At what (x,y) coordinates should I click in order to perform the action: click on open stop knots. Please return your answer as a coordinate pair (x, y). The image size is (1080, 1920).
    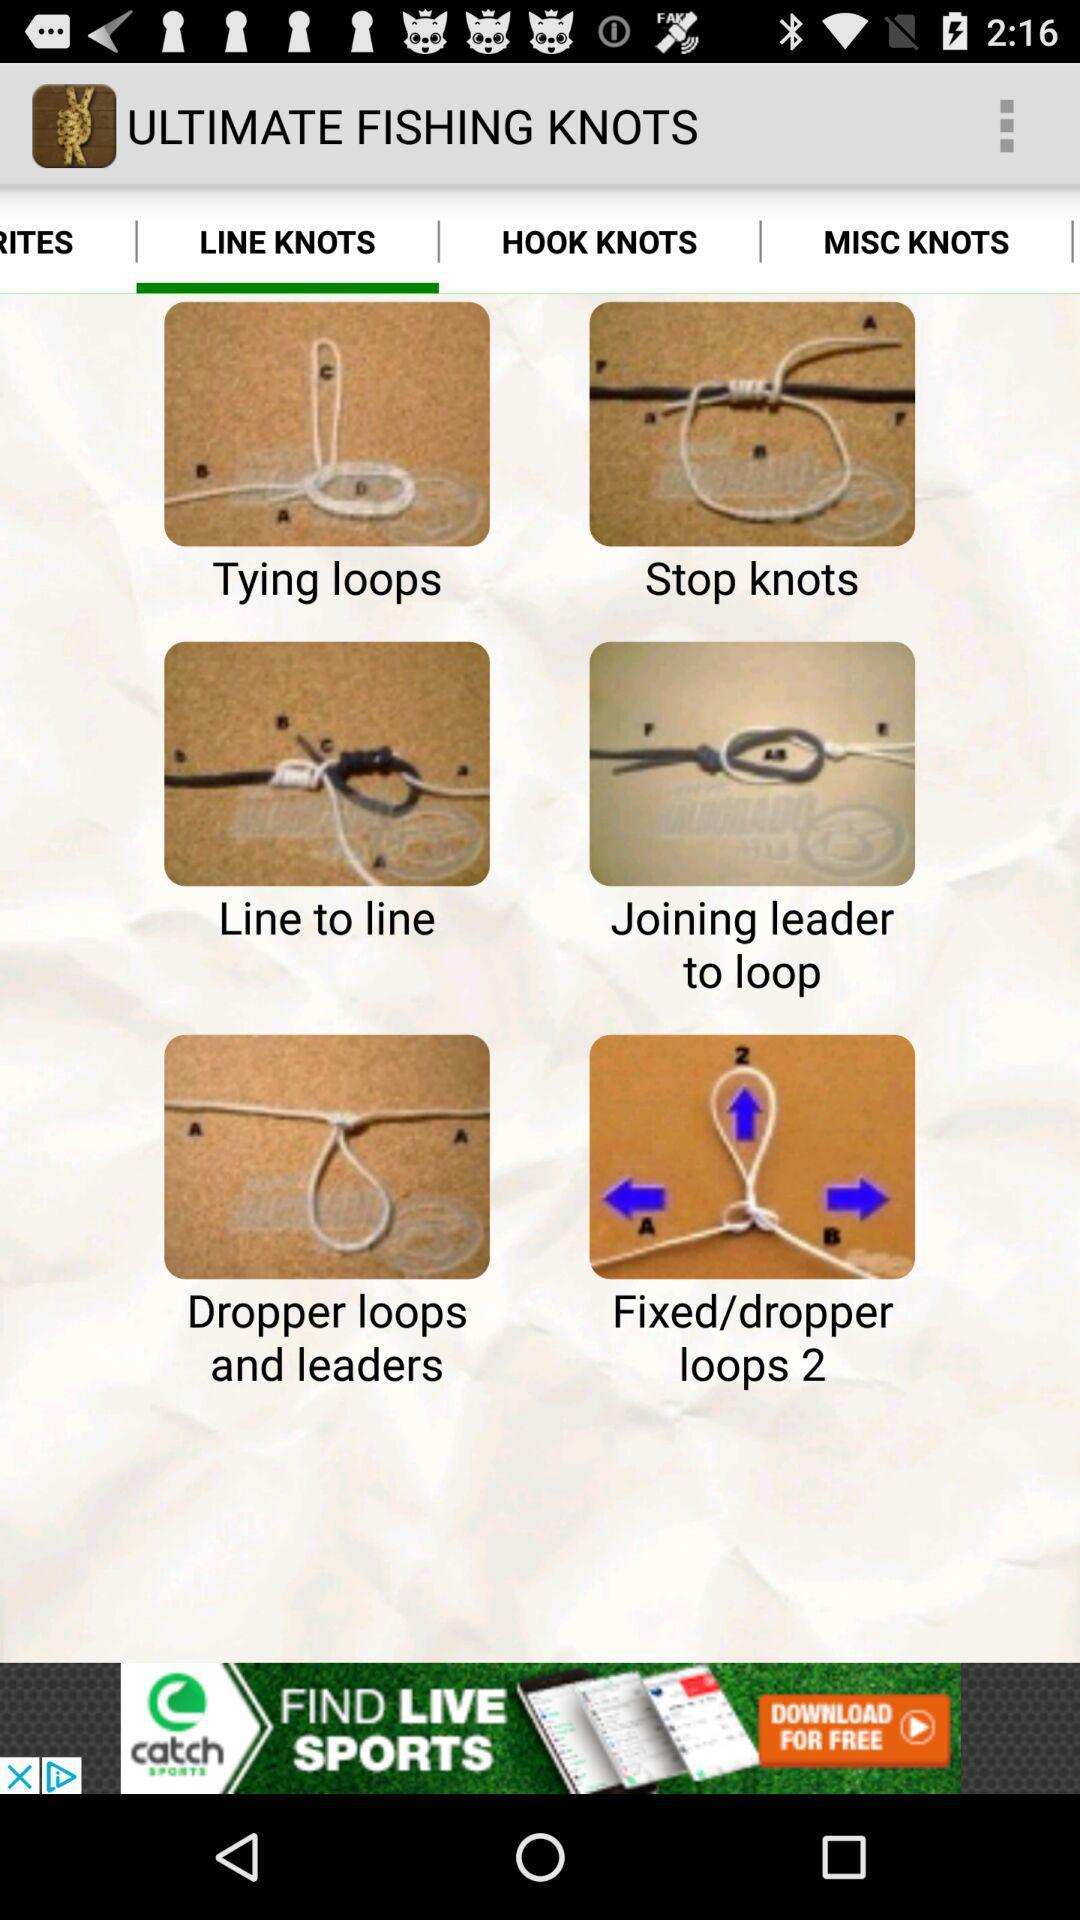
    Looking at the image, I should click on (752, 423).